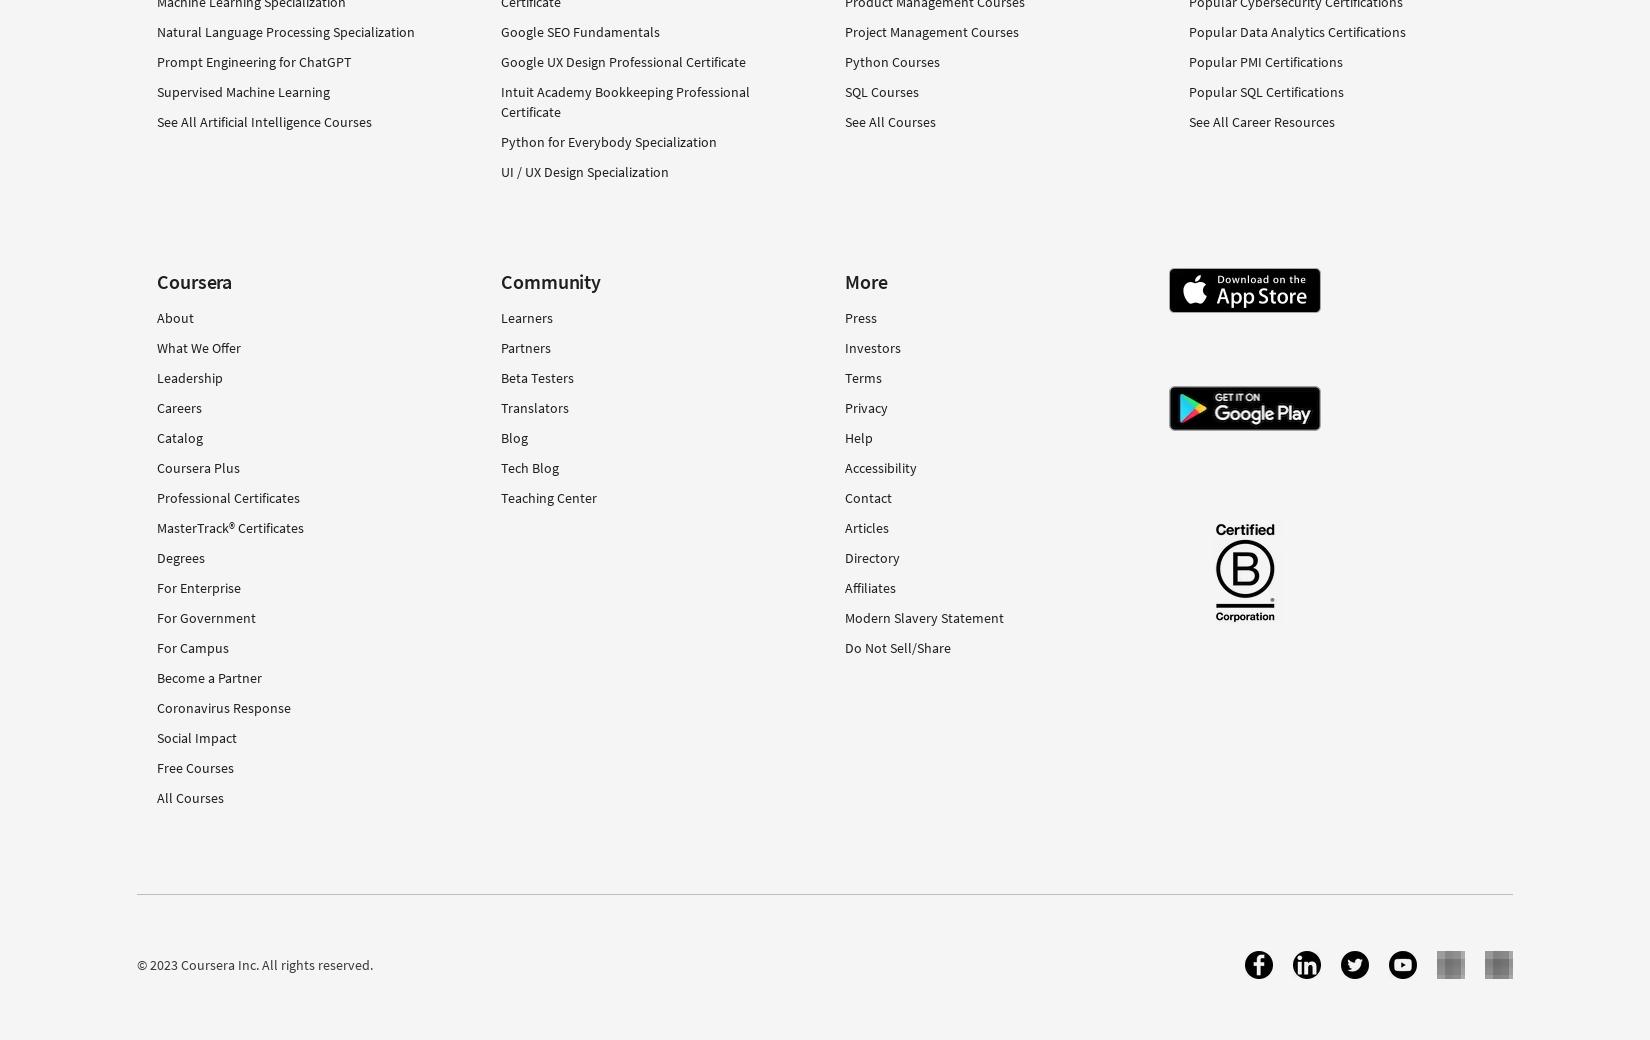 This screenshot has height=1040, width=1650. I want to click on 'Tech Blog', so click(528, 466).